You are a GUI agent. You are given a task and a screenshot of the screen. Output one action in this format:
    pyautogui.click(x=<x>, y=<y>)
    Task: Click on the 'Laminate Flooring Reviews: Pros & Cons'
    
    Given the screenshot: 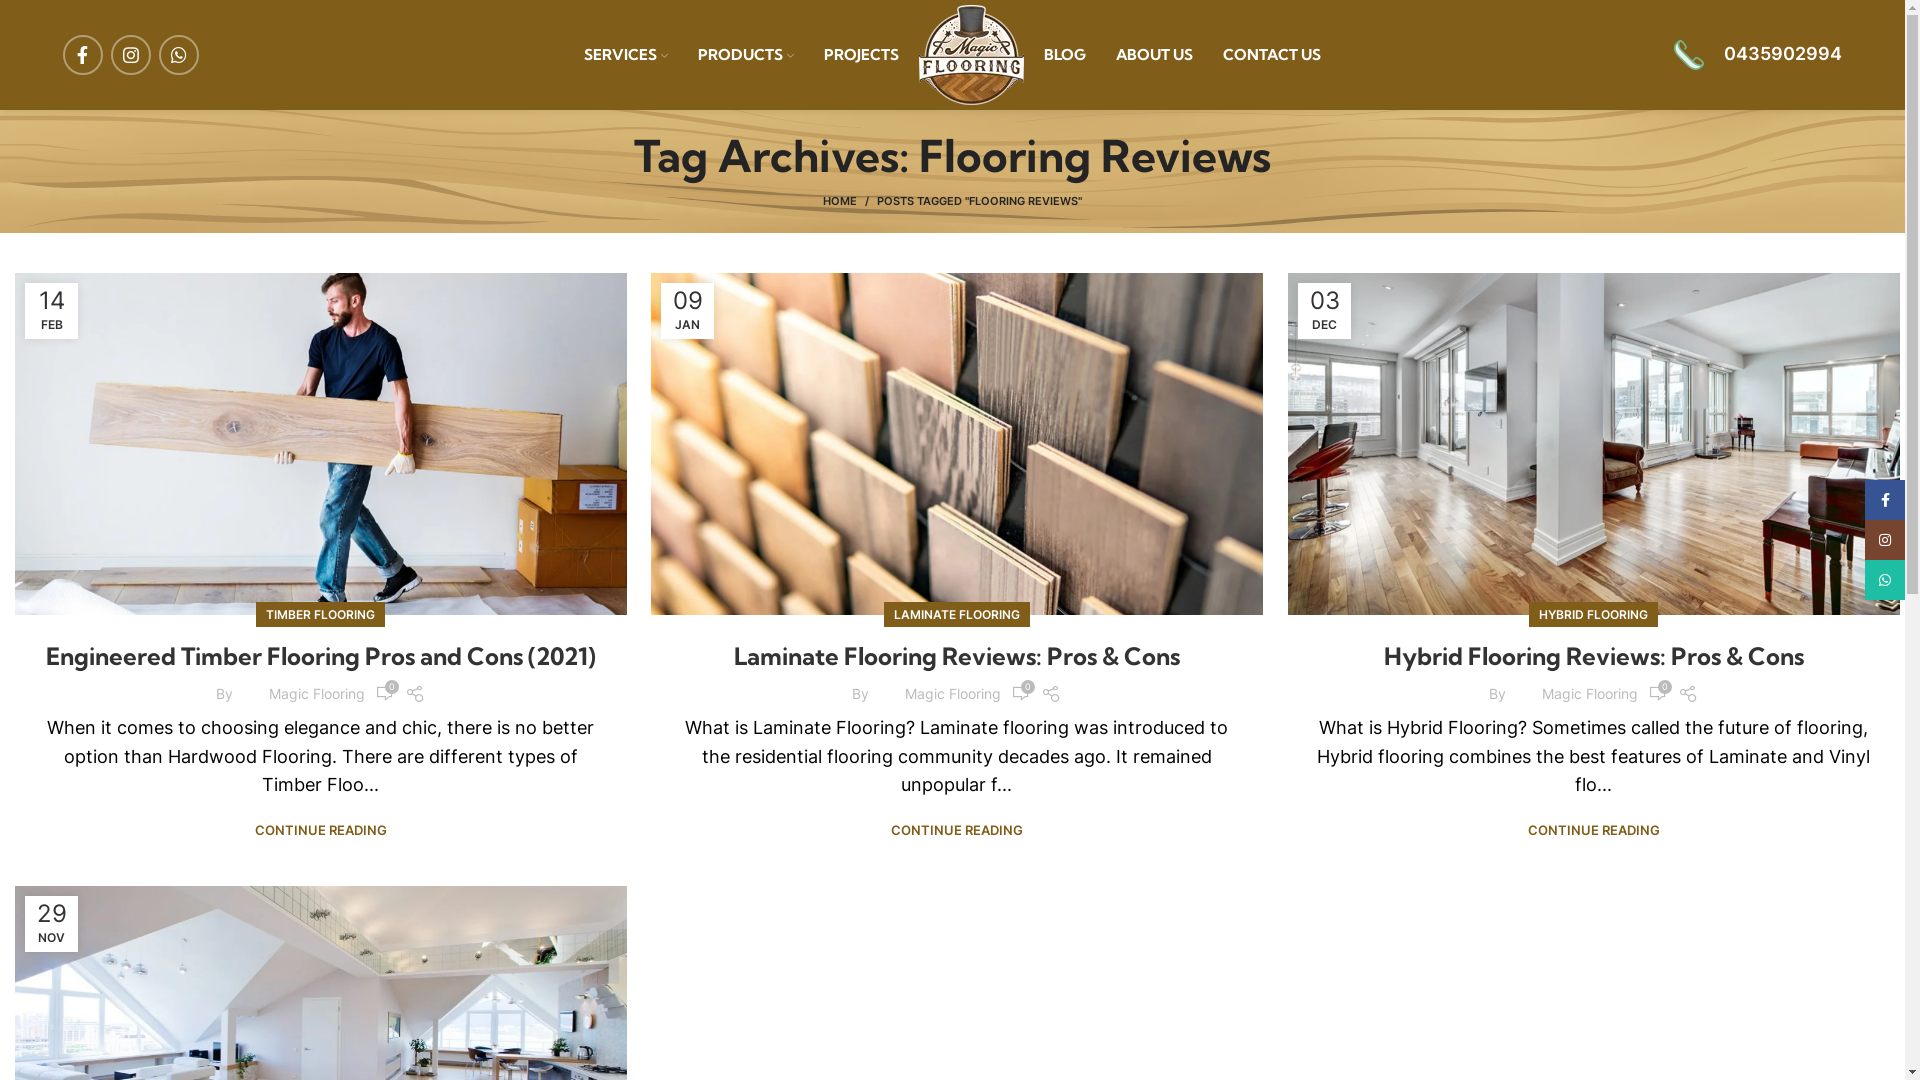 What is the action you would take?
    pyautogui.click(x=955, y=655)
    